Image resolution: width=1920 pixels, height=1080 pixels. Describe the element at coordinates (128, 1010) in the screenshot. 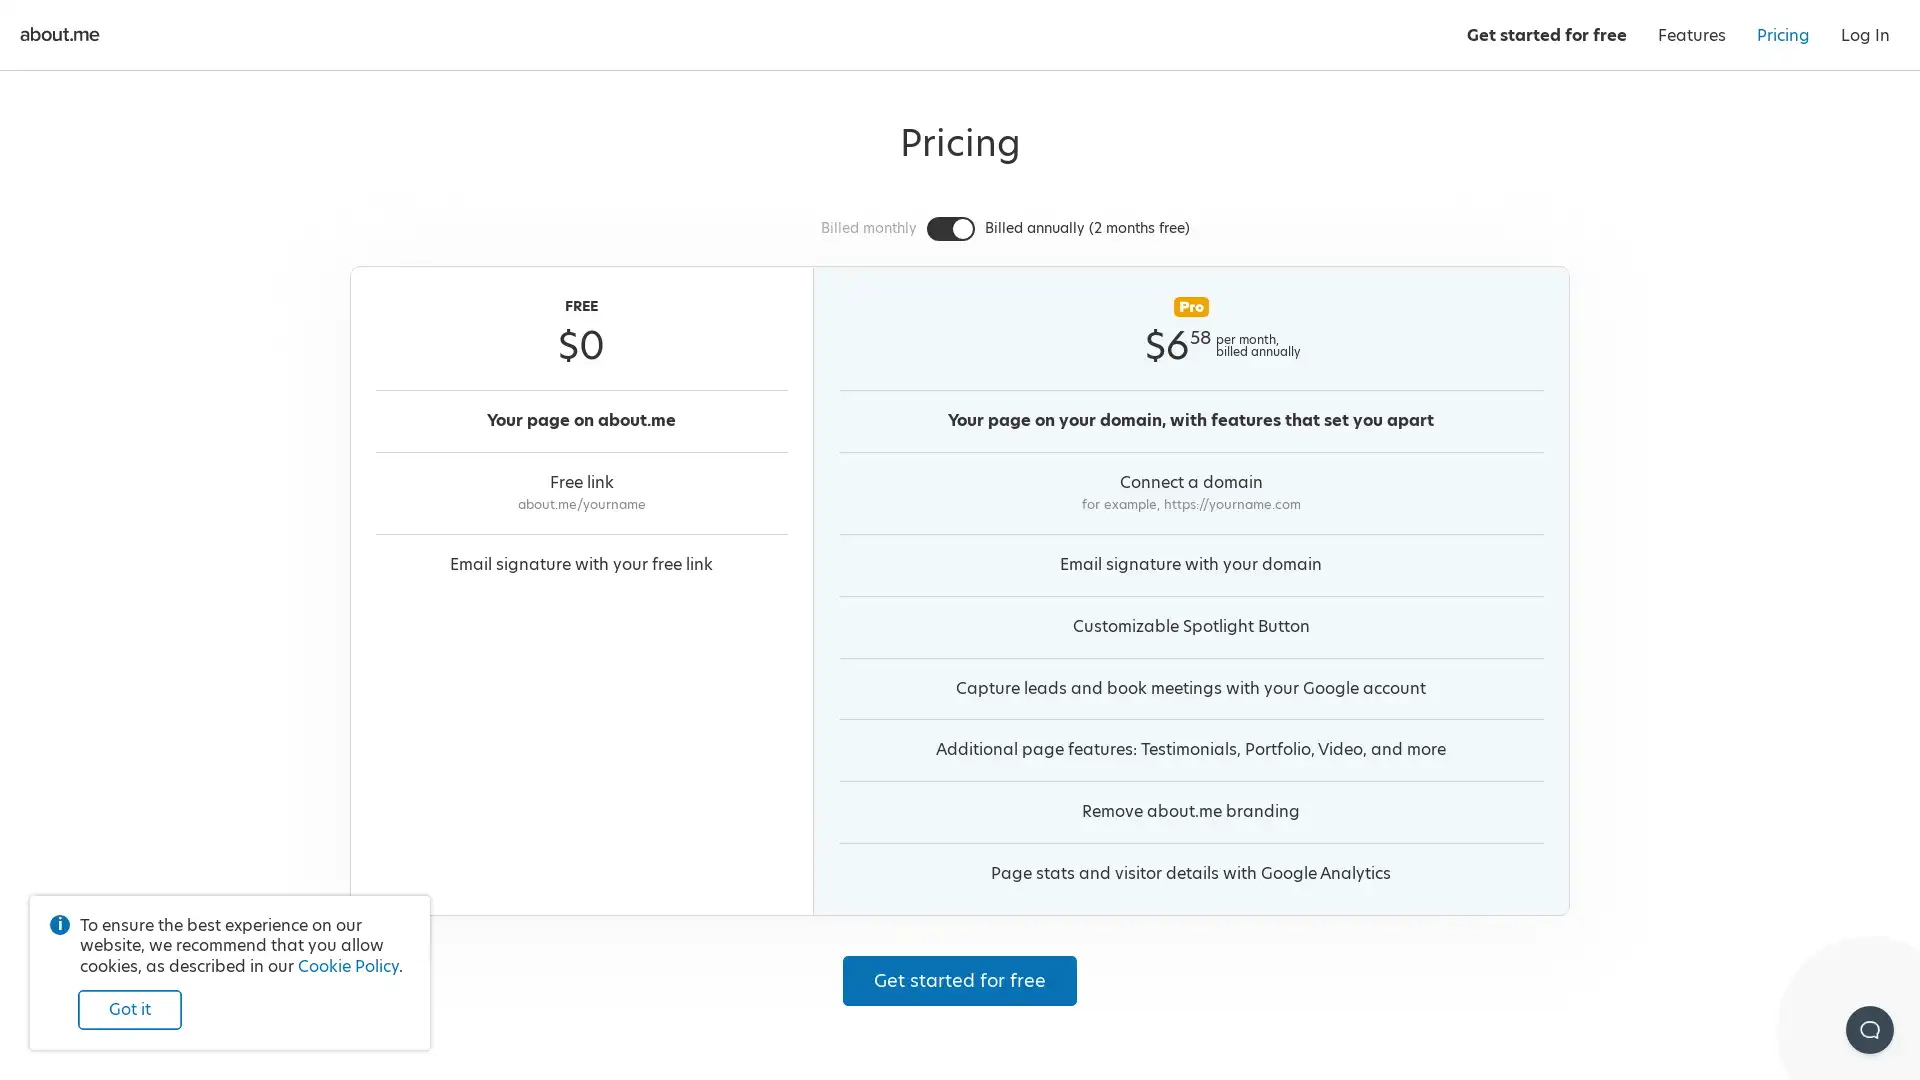

I see `Got it` at that location.